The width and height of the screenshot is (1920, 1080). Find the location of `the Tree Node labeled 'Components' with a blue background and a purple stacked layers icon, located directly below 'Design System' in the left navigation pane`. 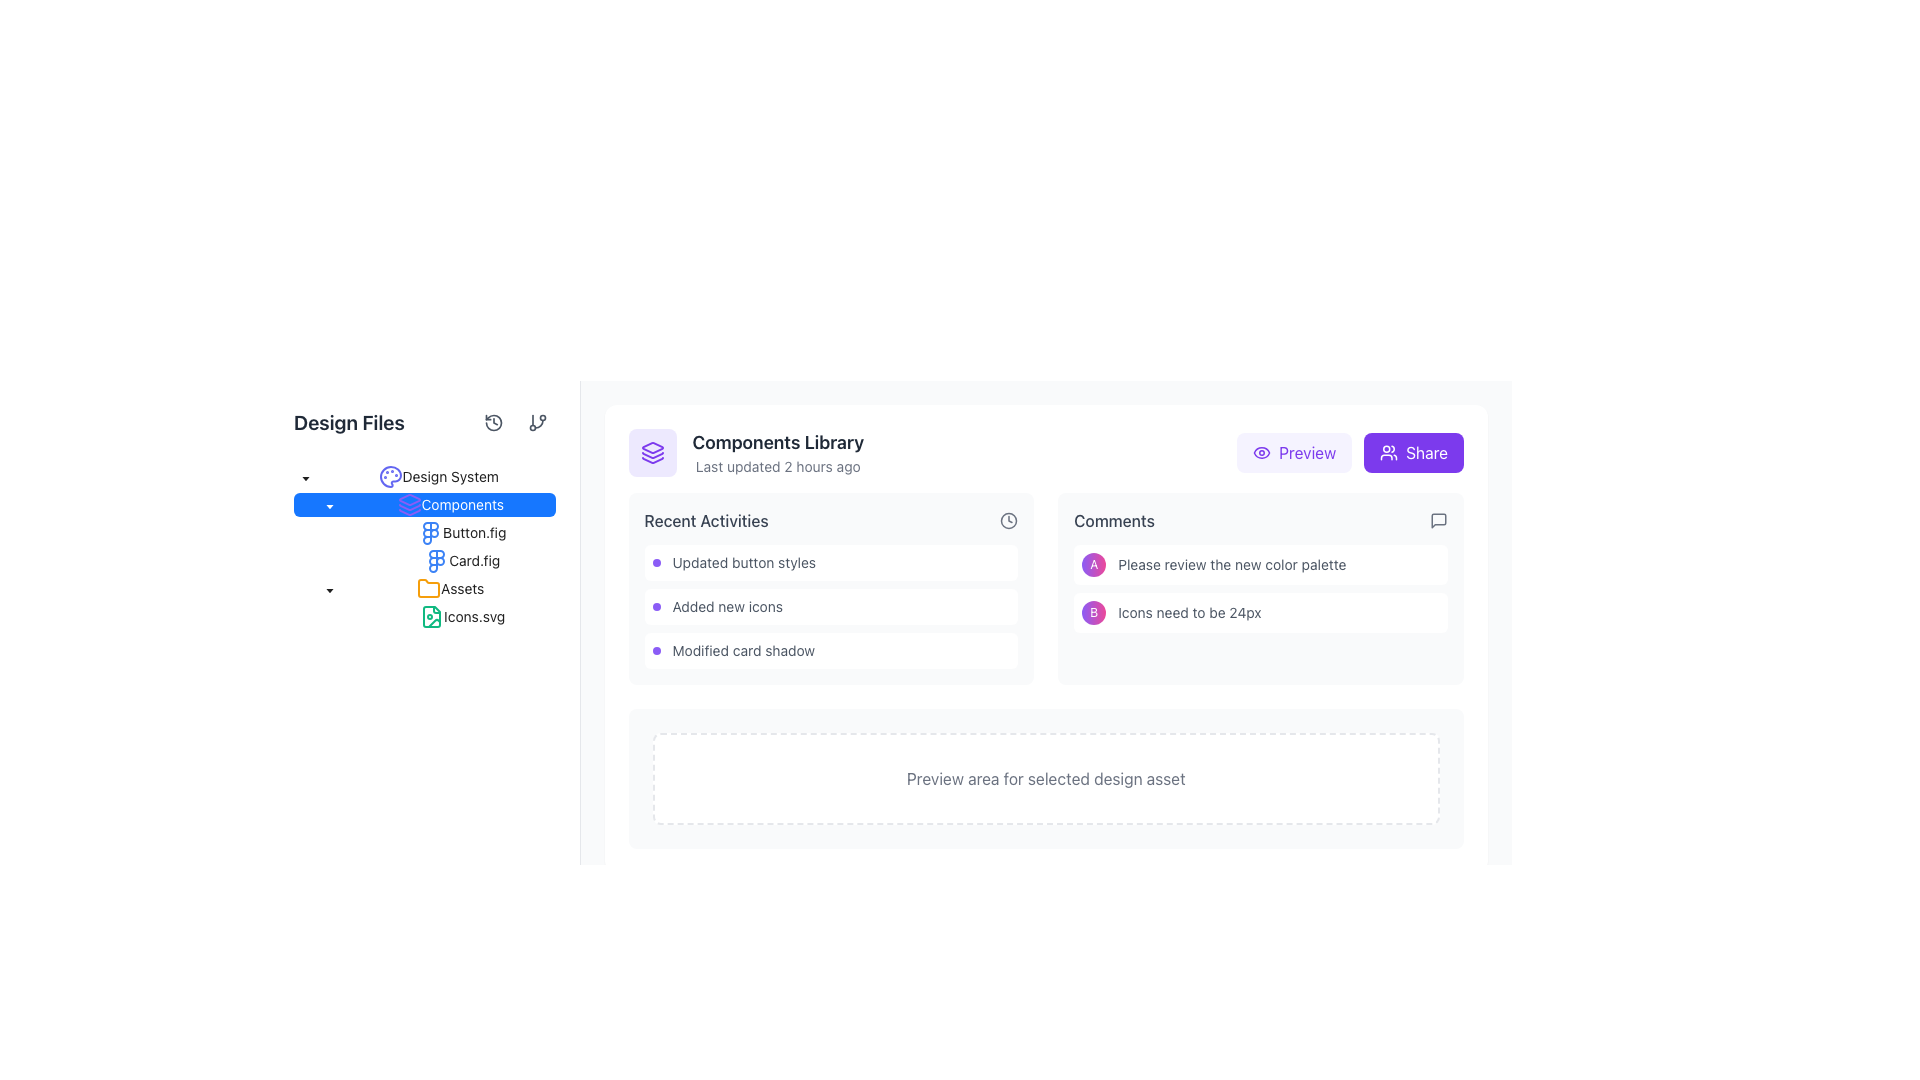

the Tree Node labeled 'Components' with a blue background and a purple stacked layers icon, located directly below 'Design System' in the left navigation pane is located at coordinates (449, 504).